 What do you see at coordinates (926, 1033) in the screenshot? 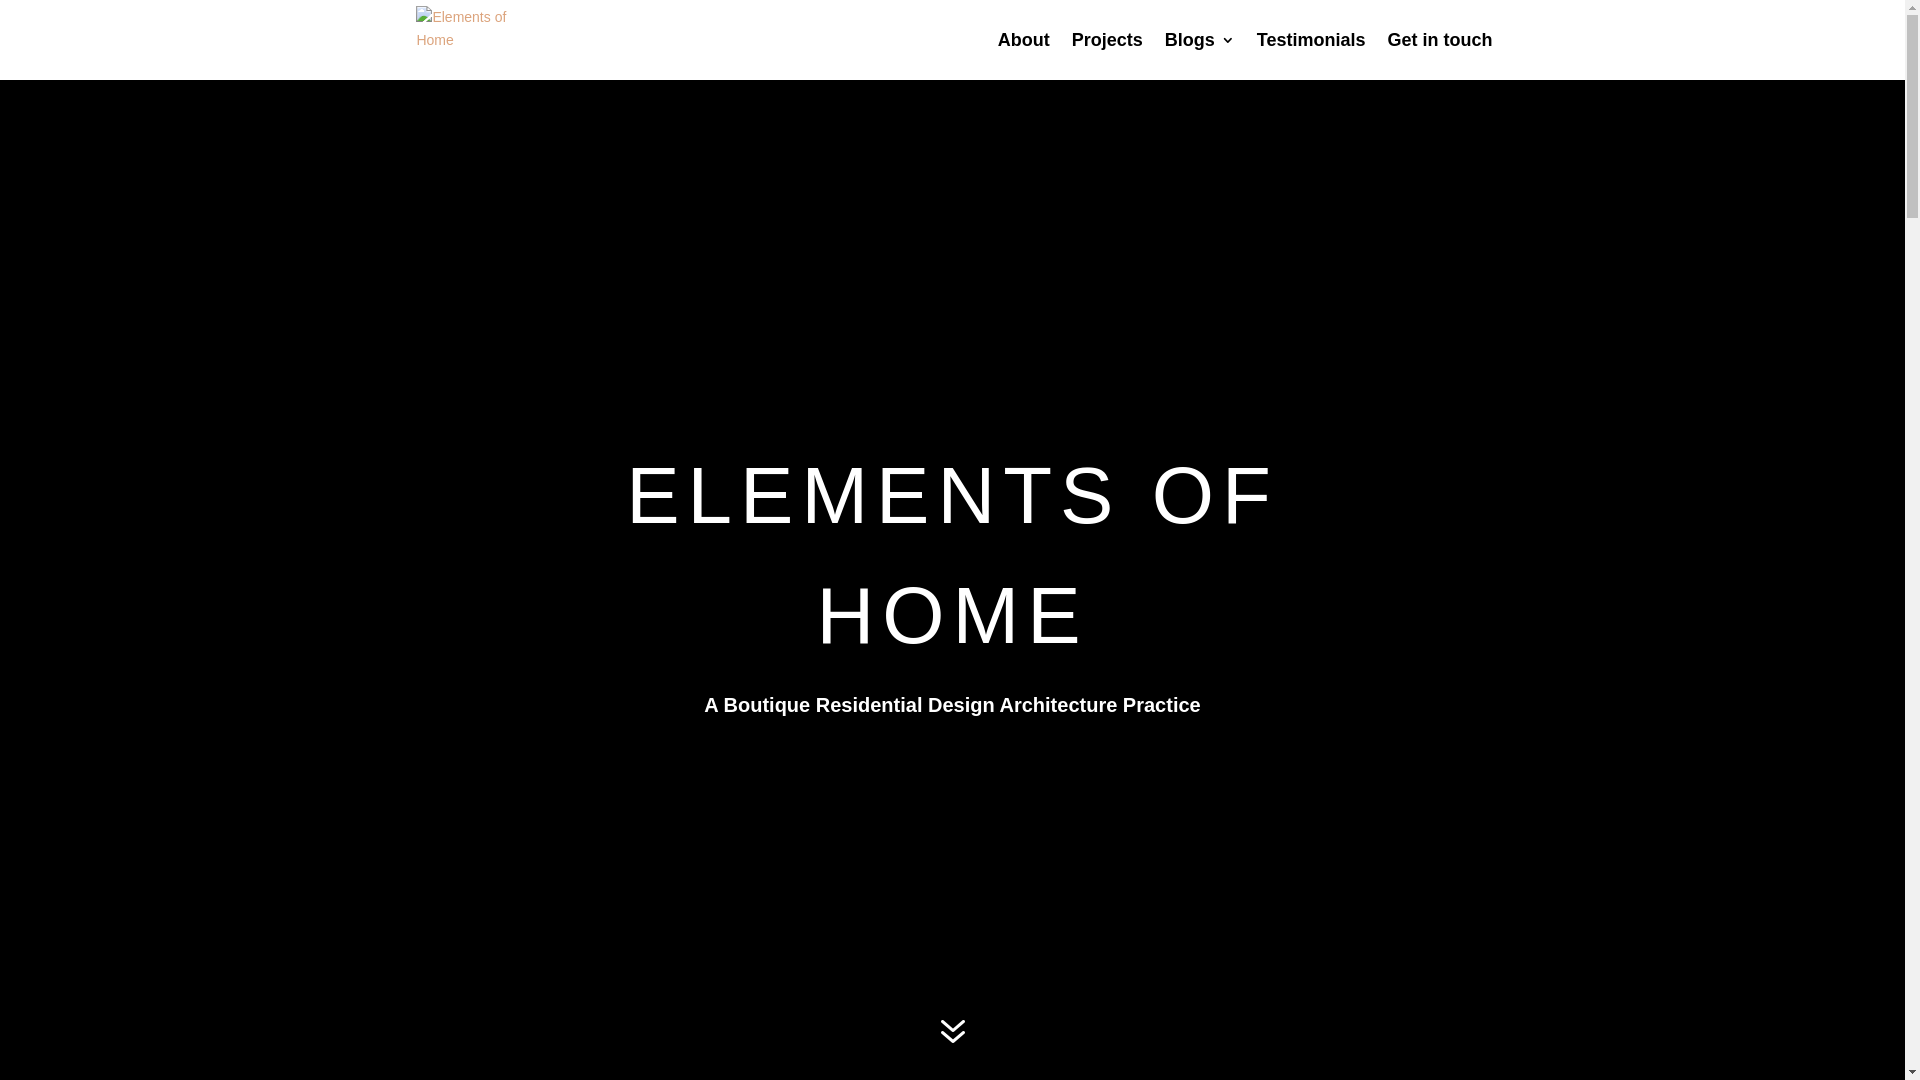
I see `'7'` at bounding box center [926, 1033].